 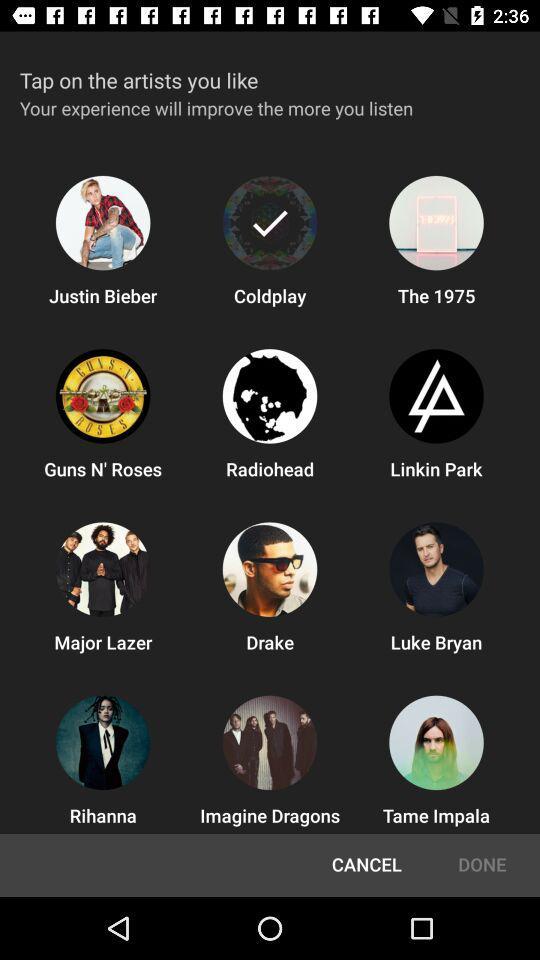 I want to click on from the second row second icon, so click(x=270, y=395).